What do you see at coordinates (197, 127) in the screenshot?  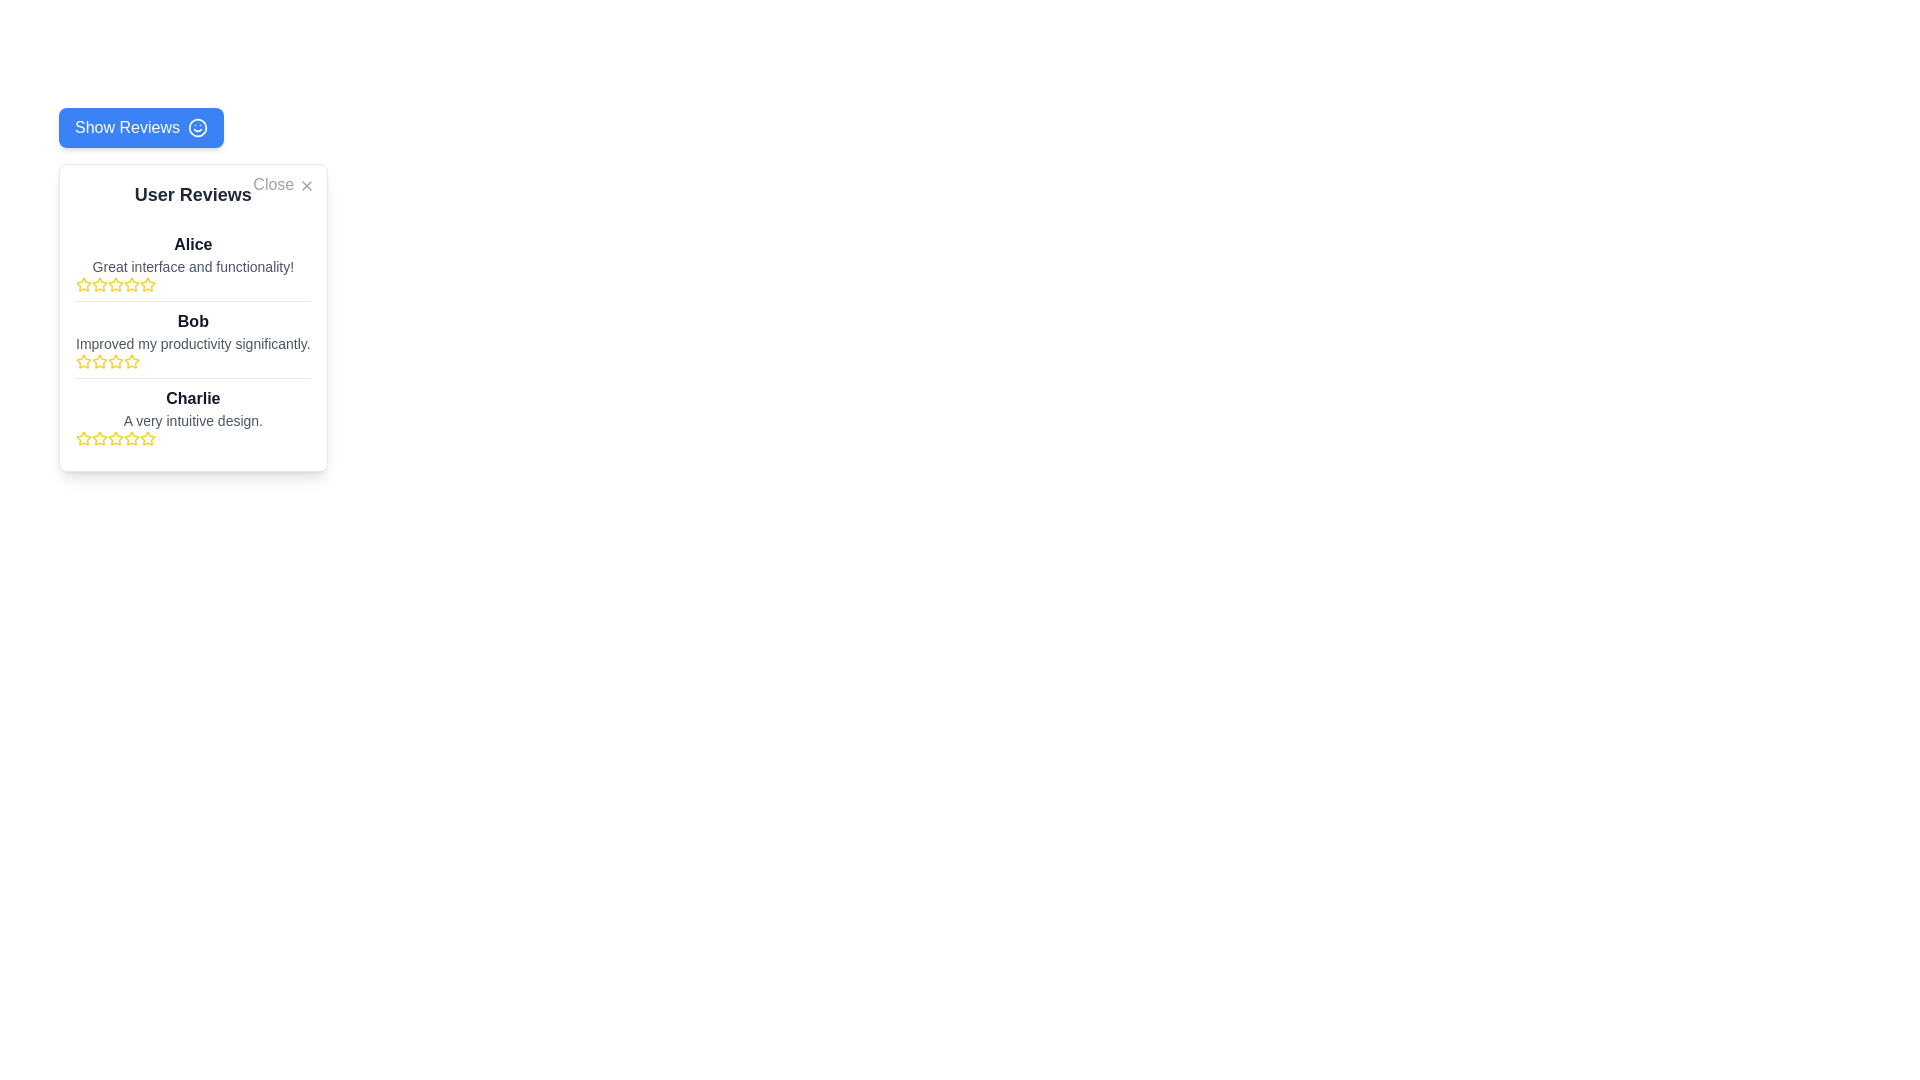 I see `the smiley face icon located to the right of the 'Show Reviews' text within the button` at bounding box center [197, 127].